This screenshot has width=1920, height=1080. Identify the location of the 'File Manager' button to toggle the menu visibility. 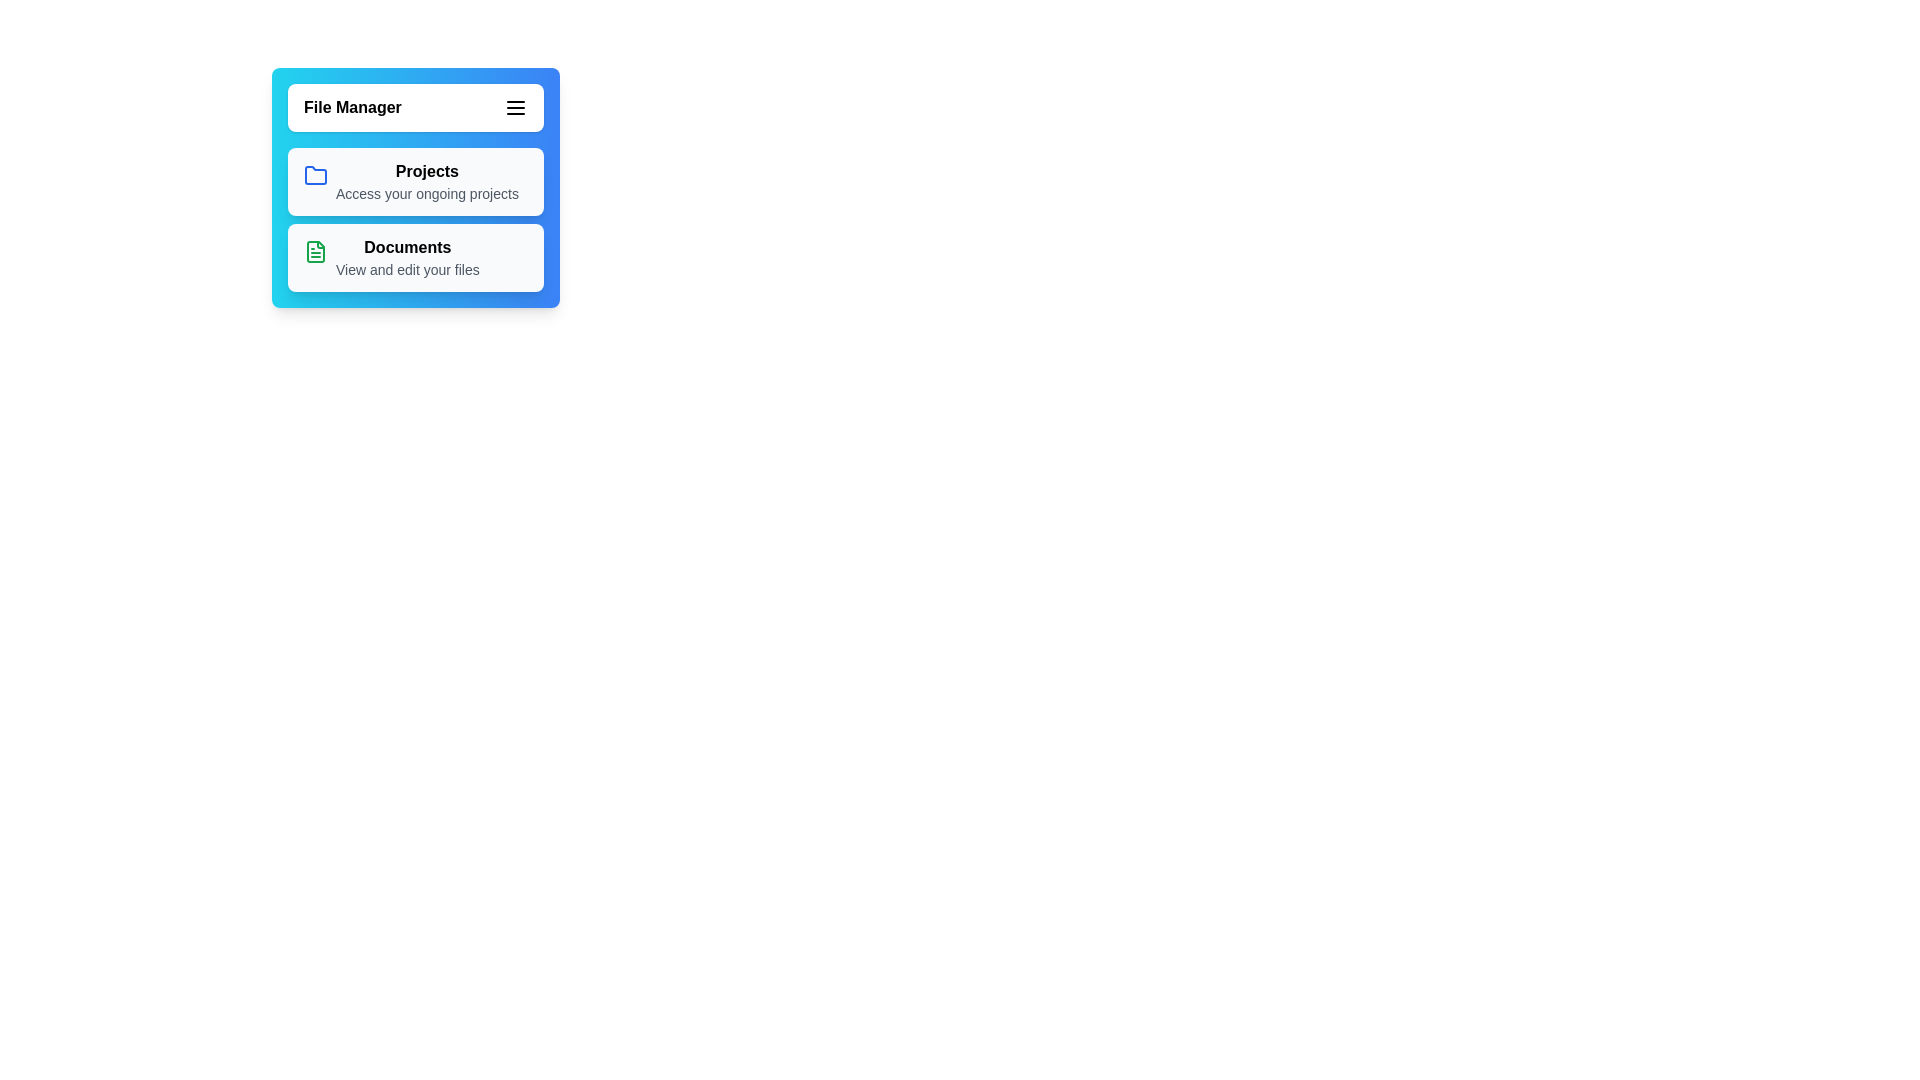
(415, 108).